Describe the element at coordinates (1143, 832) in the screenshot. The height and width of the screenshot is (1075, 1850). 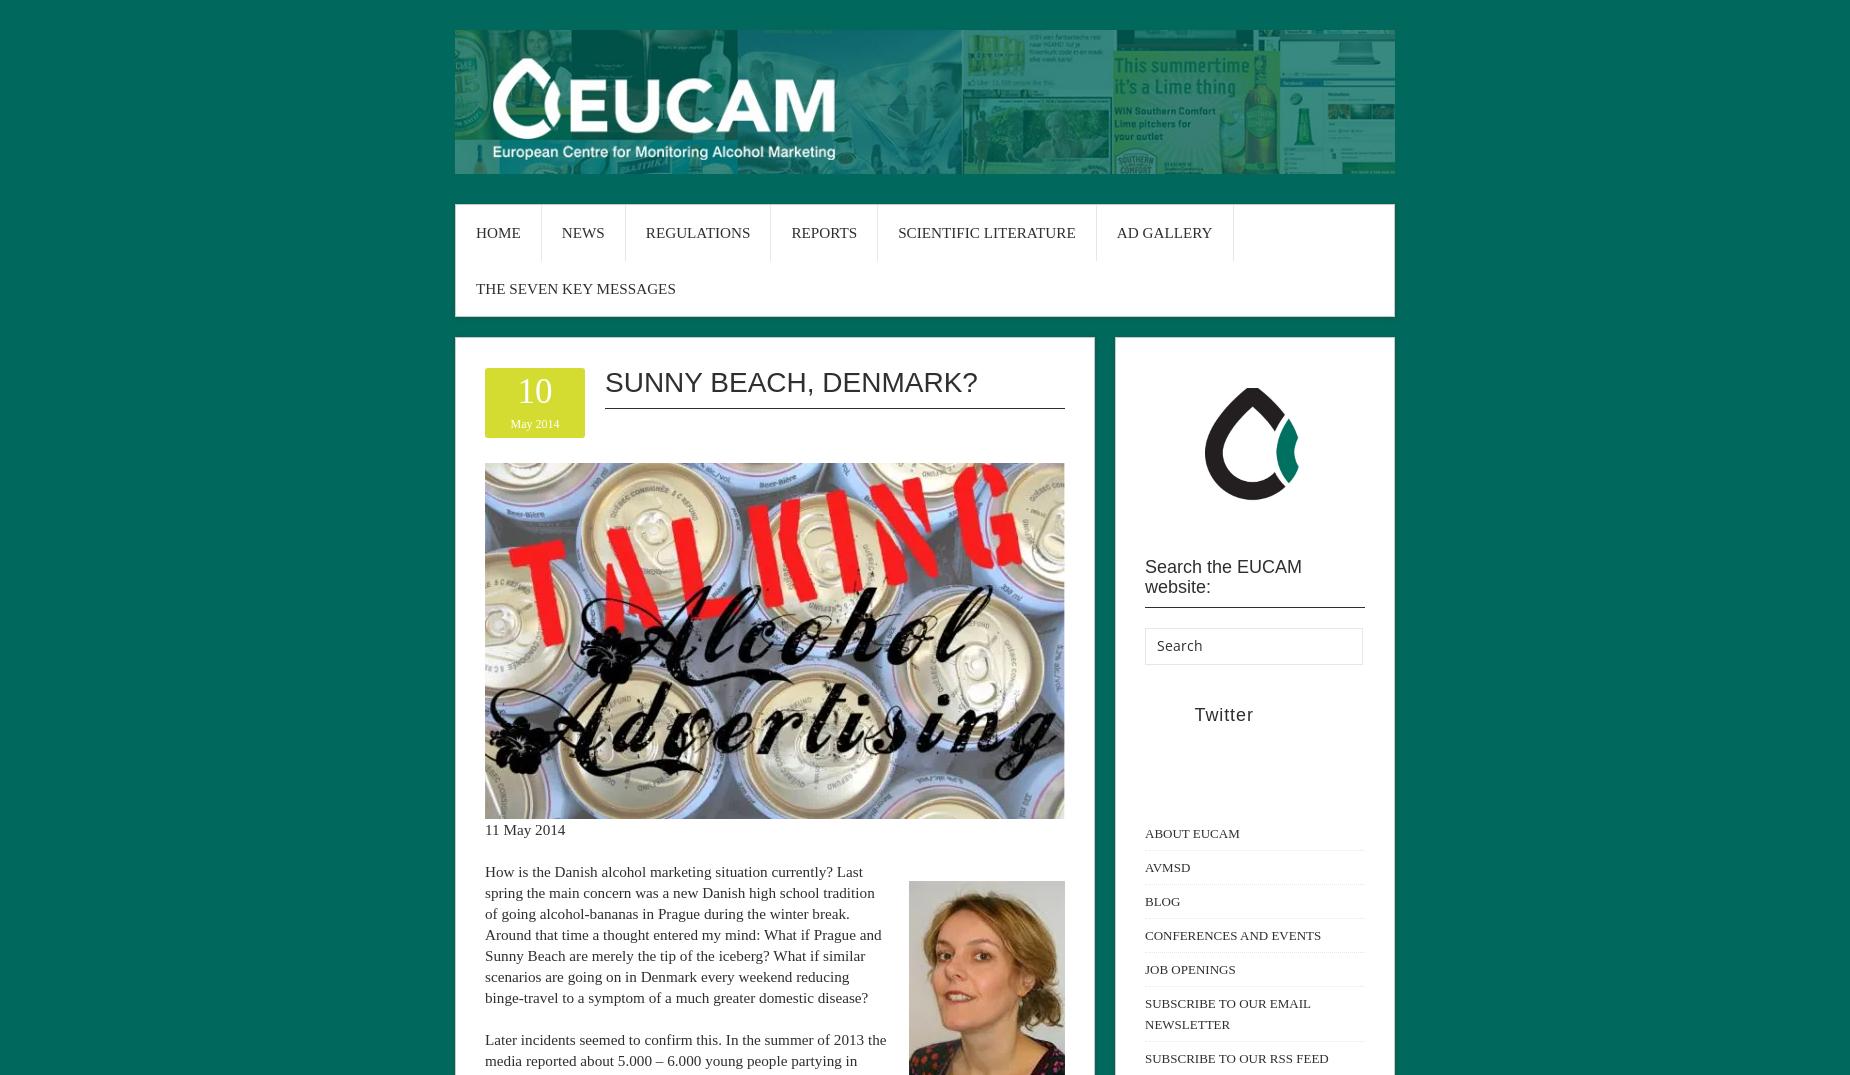
I see `'ABOUT EUCAM'` at that location.